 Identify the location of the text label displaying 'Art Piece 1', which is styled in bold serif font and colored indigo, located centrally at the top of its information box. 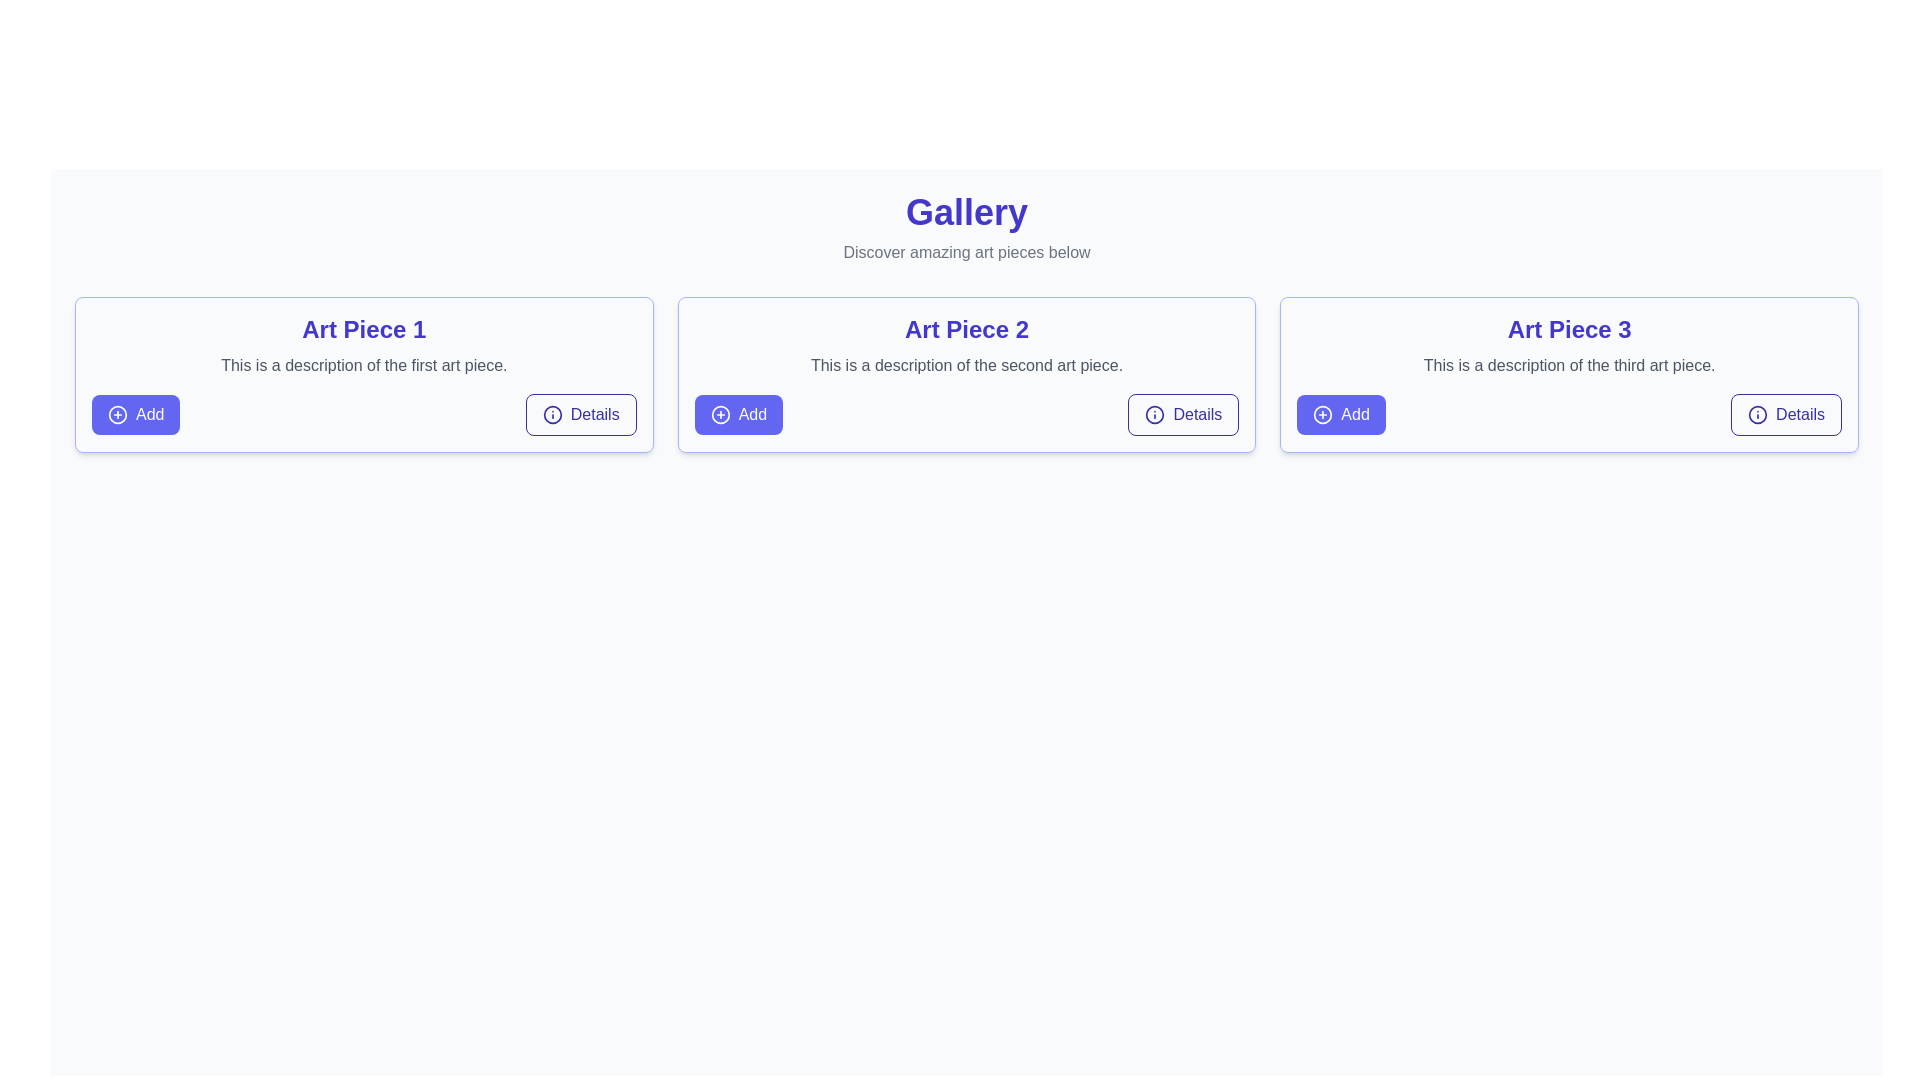
(364, 329).